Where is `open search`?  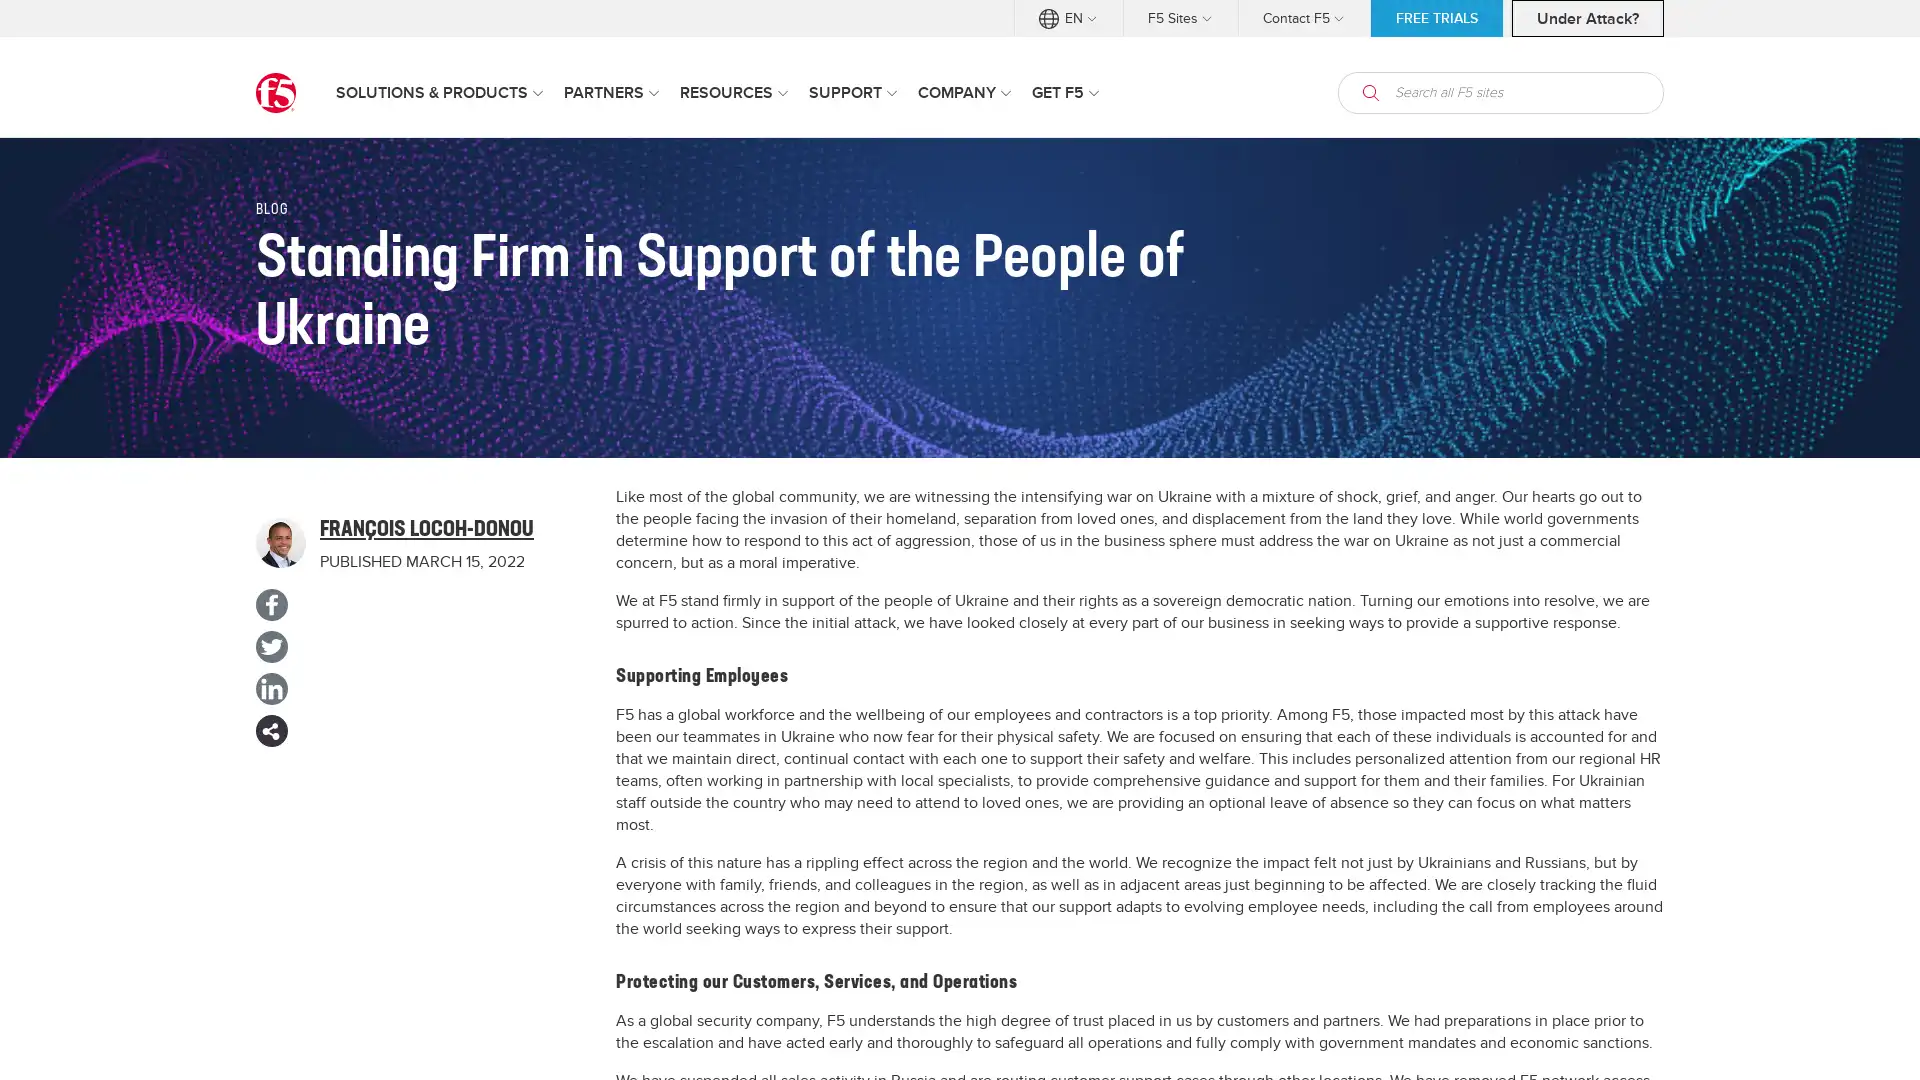
open search is located at coordinates (1368, 92).